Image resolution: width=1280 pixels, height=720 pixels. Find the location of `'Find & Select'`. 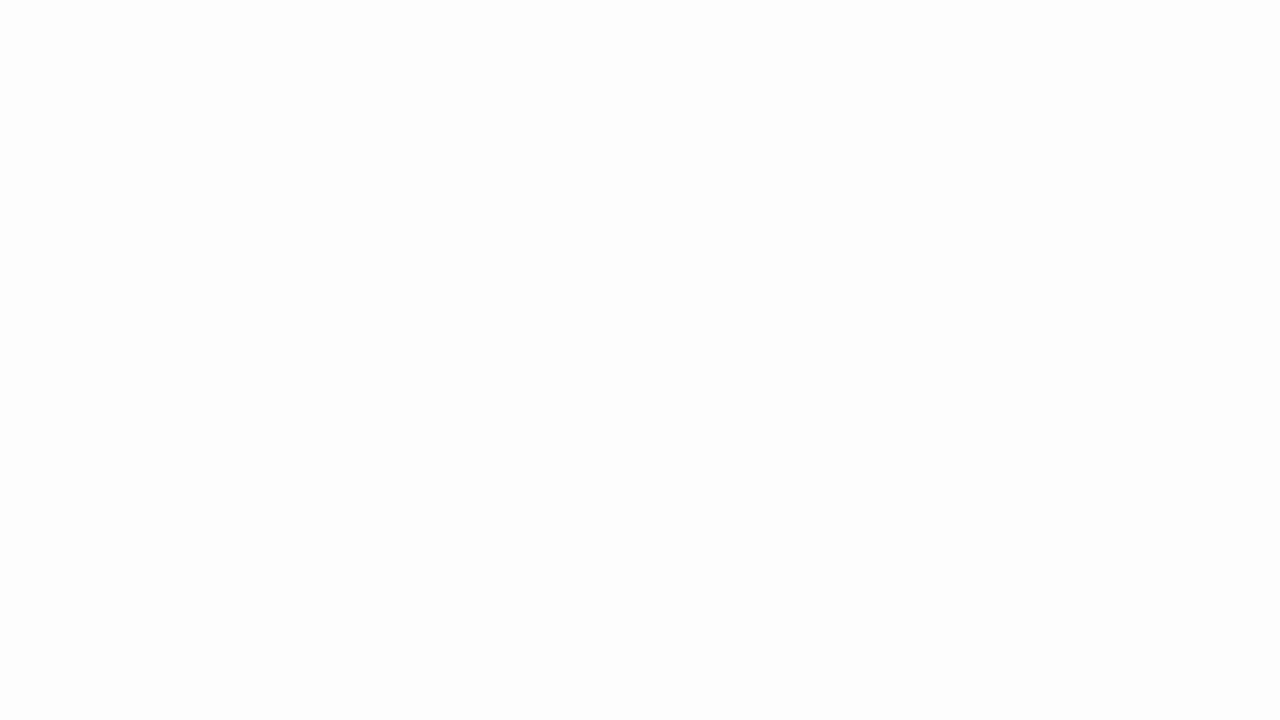

'Find & Select' is located at coordinates (609, 103).